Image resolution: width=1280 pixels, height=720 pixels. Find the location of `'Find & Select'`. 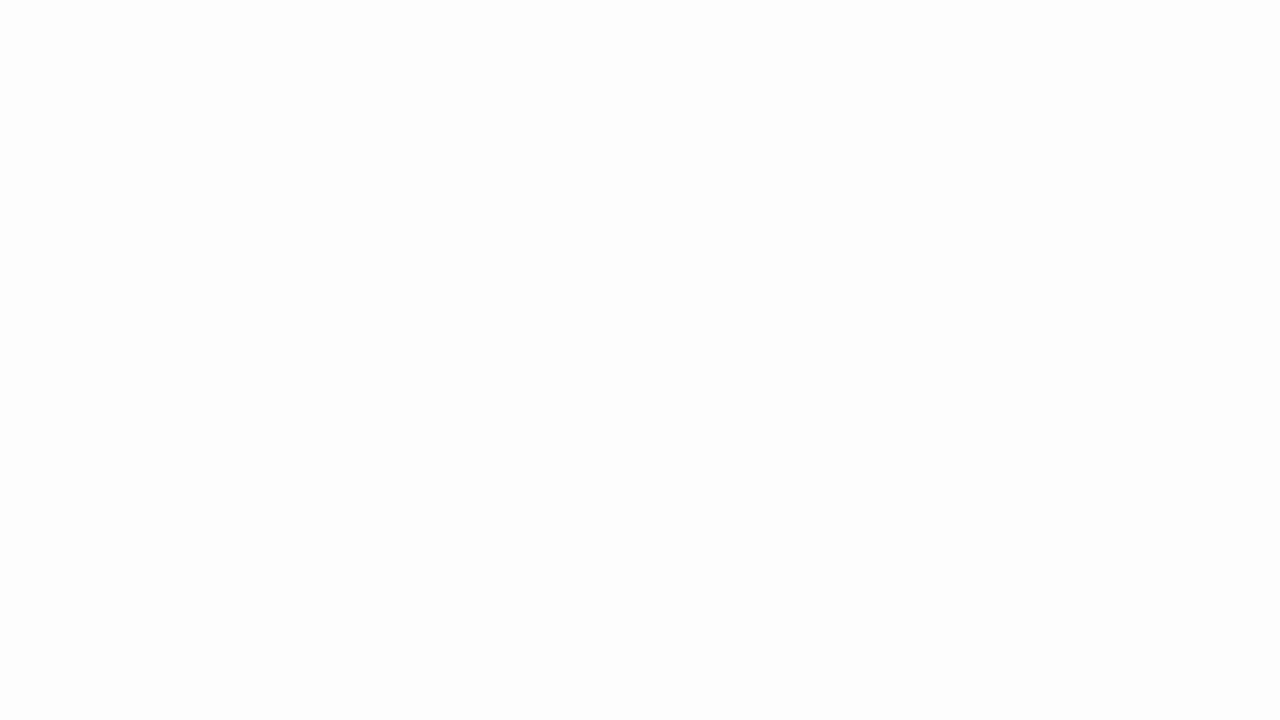

'Find & Select' is located at coordinates (609, 103).